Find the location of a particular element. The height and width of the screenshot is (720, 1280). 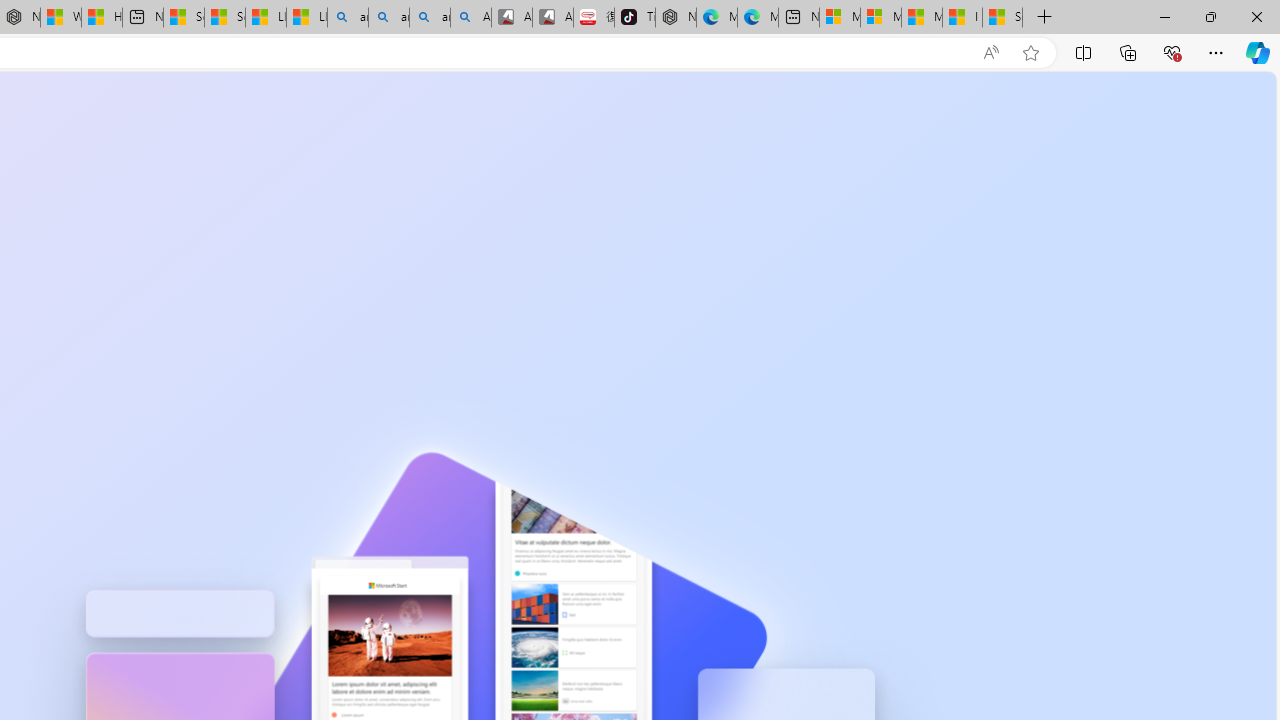

'I Gained 20 Pounds of Muscle in 30 Days! | Watch' is located at coordinates (962, 17).